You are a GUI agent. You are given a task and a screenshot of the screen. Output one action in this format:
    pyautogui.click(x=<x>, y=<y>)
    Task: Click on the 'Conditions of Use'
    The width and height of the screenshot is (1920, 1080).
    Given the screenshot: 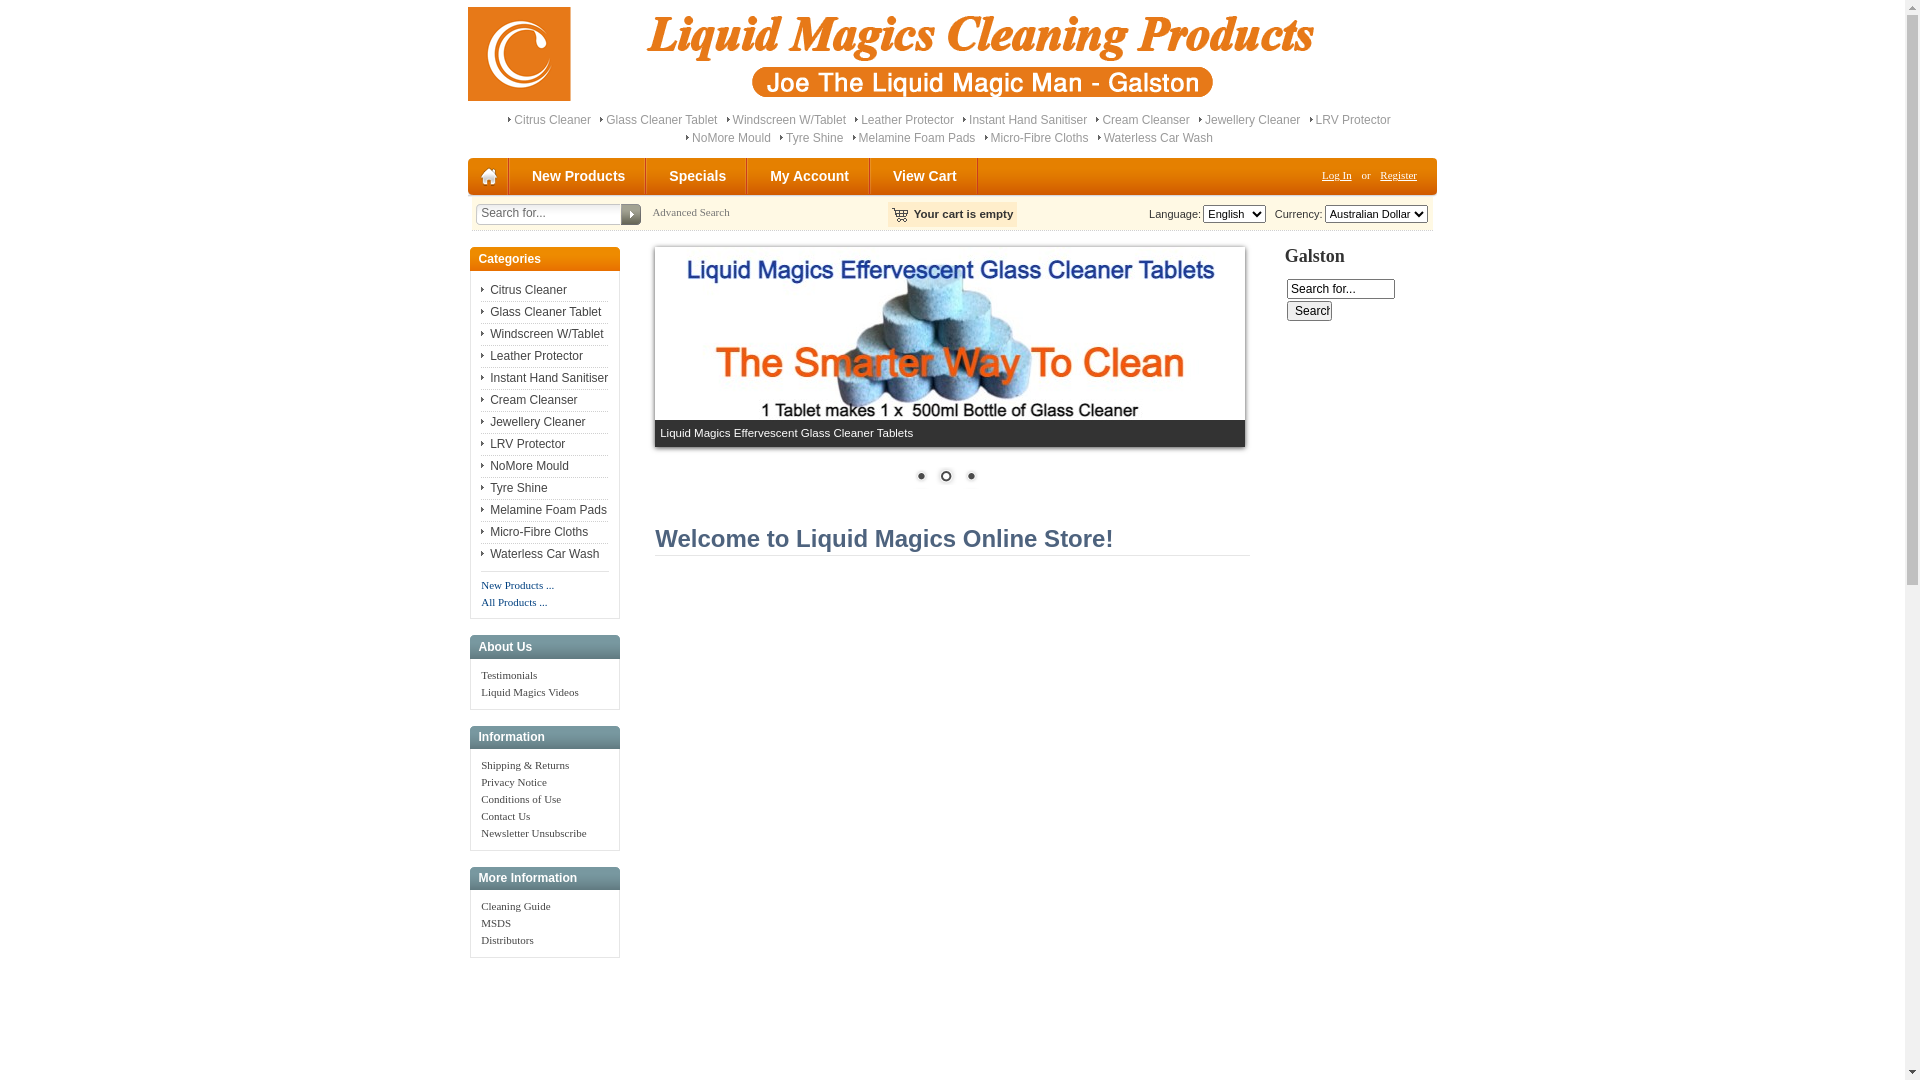 What is the action you would take?
    pyautogui.click(x=521, y=797)
    